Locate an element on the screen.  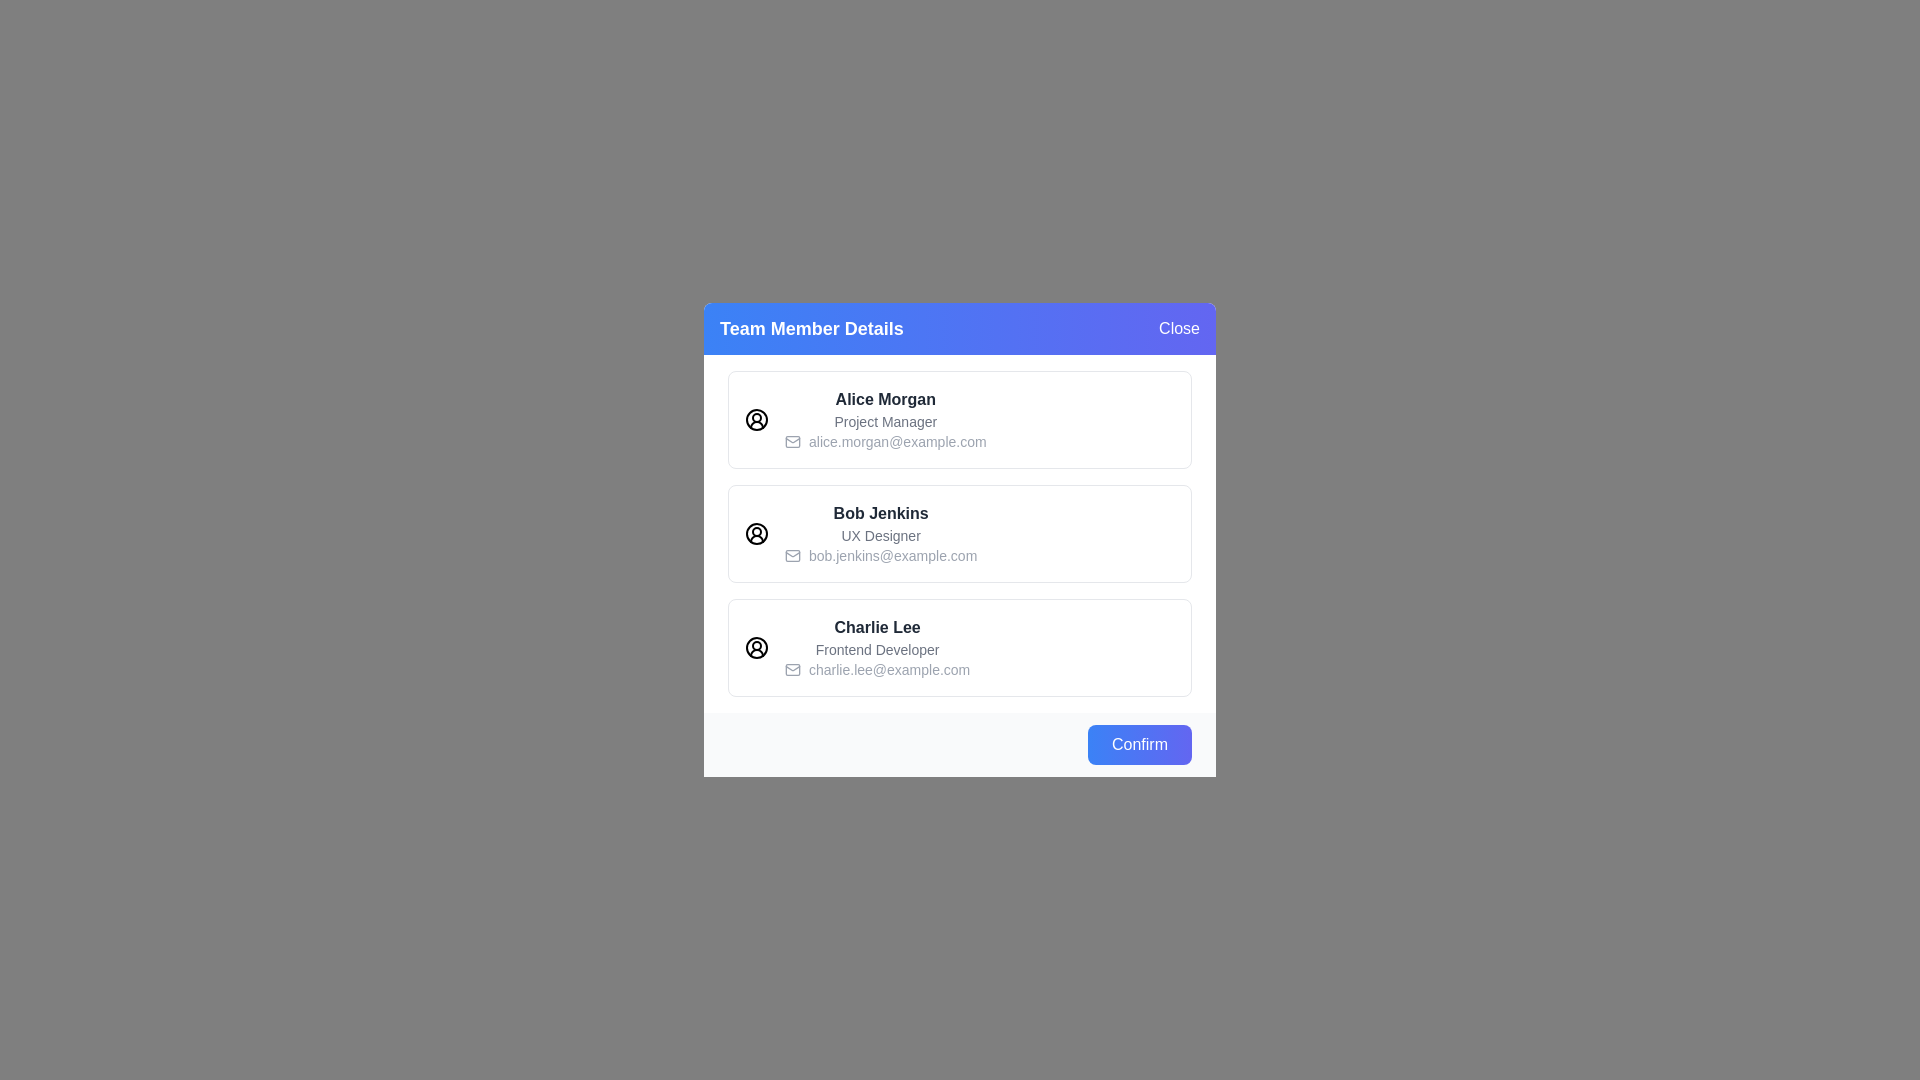
the 'Team Member Details' text label, which is presented in bold, large white font on a blue gradient background, located in the top-left portion of the modal window is located at coordinates (811, 327).